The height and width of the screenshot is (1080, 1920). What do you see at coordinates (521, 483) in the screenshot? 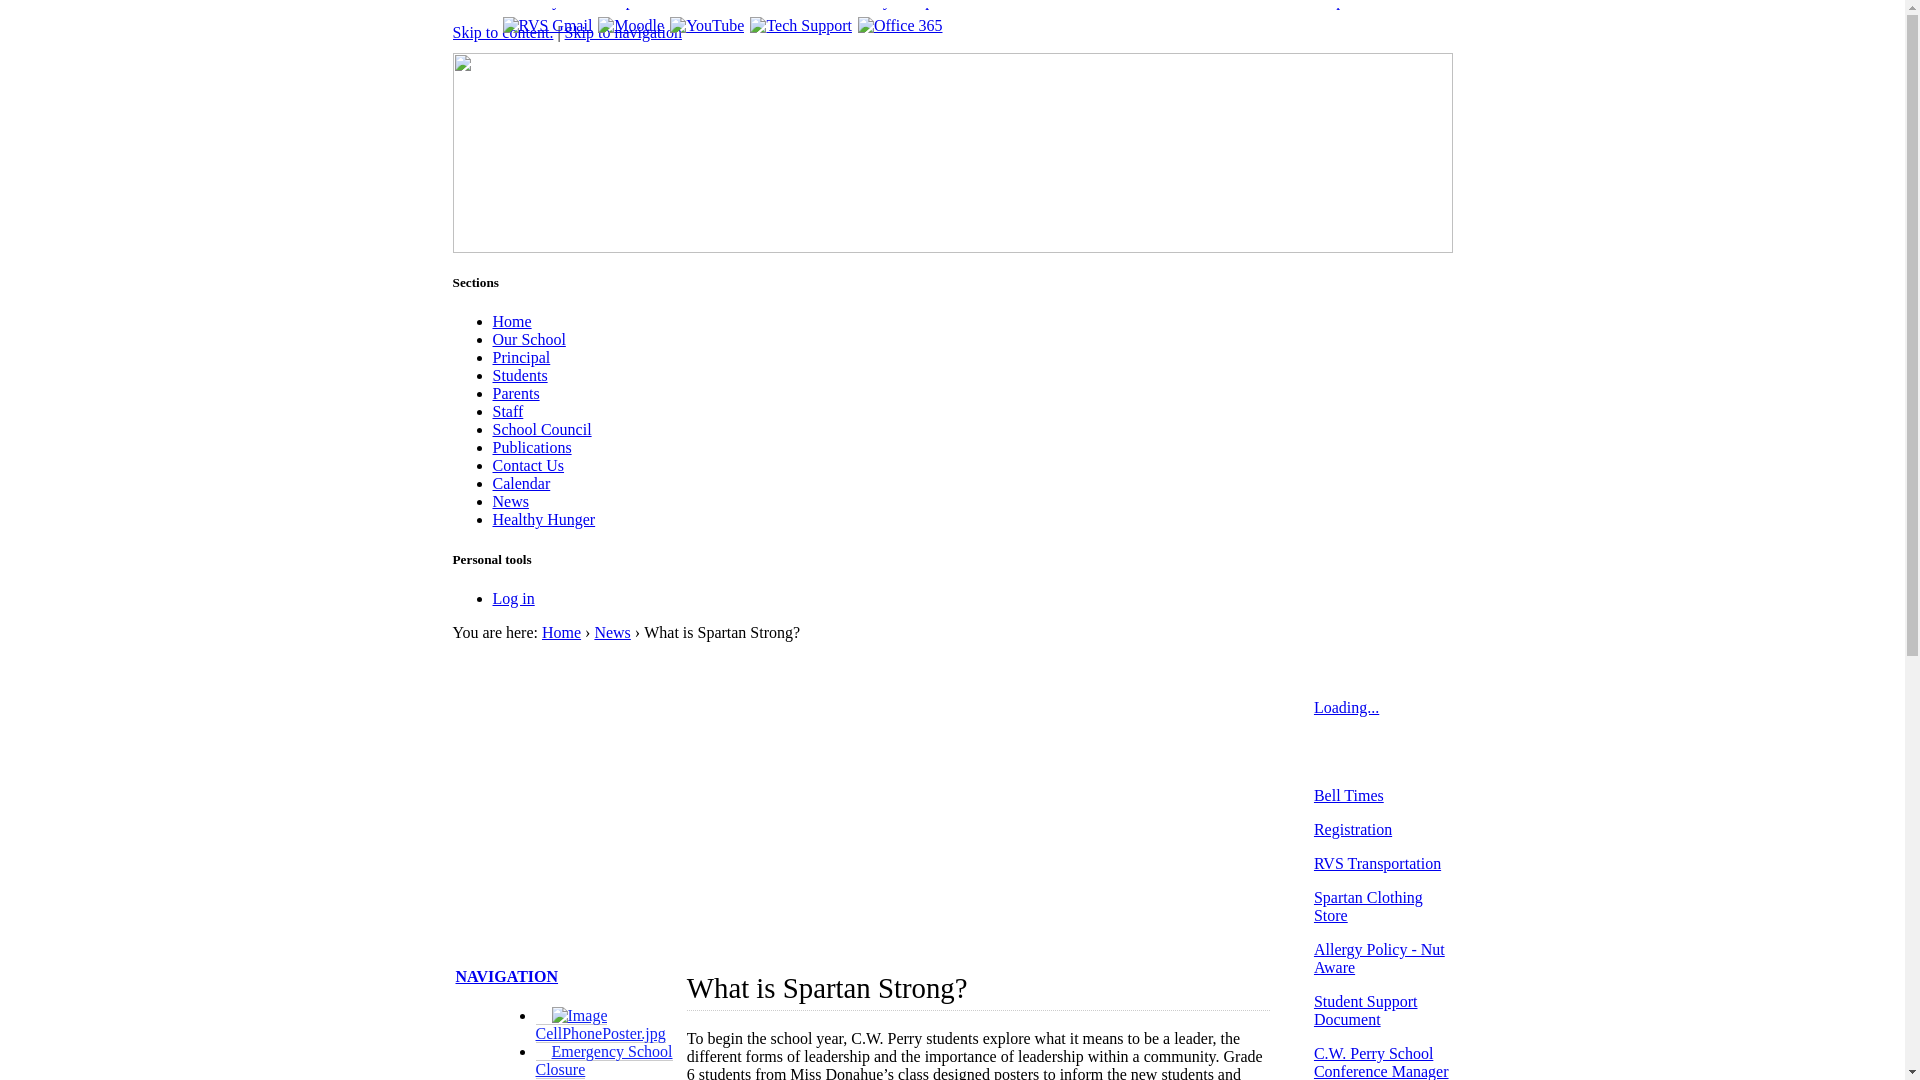
I see `'Calendar'` at bounding box center [521, 483].